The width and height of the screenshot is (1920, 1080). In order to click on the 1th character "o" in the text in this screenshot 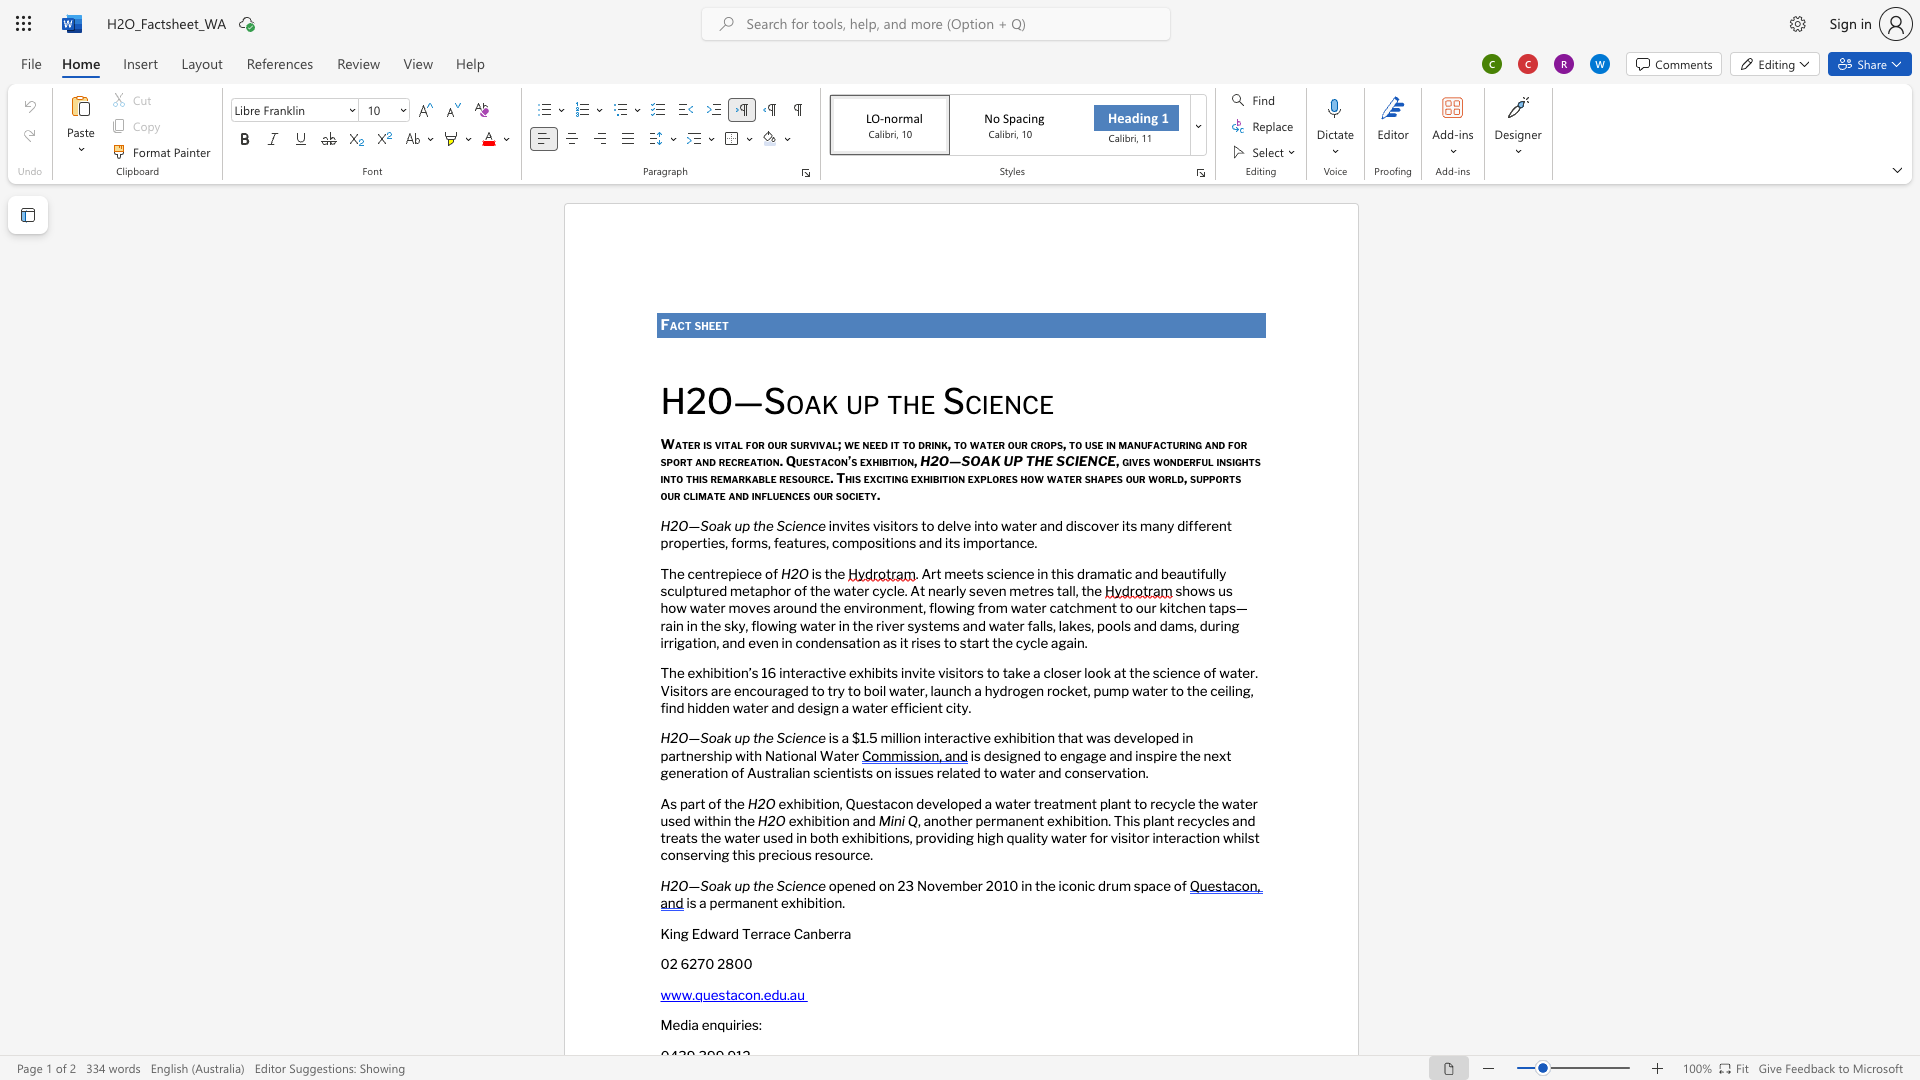, I will do `click(843, 543)`.